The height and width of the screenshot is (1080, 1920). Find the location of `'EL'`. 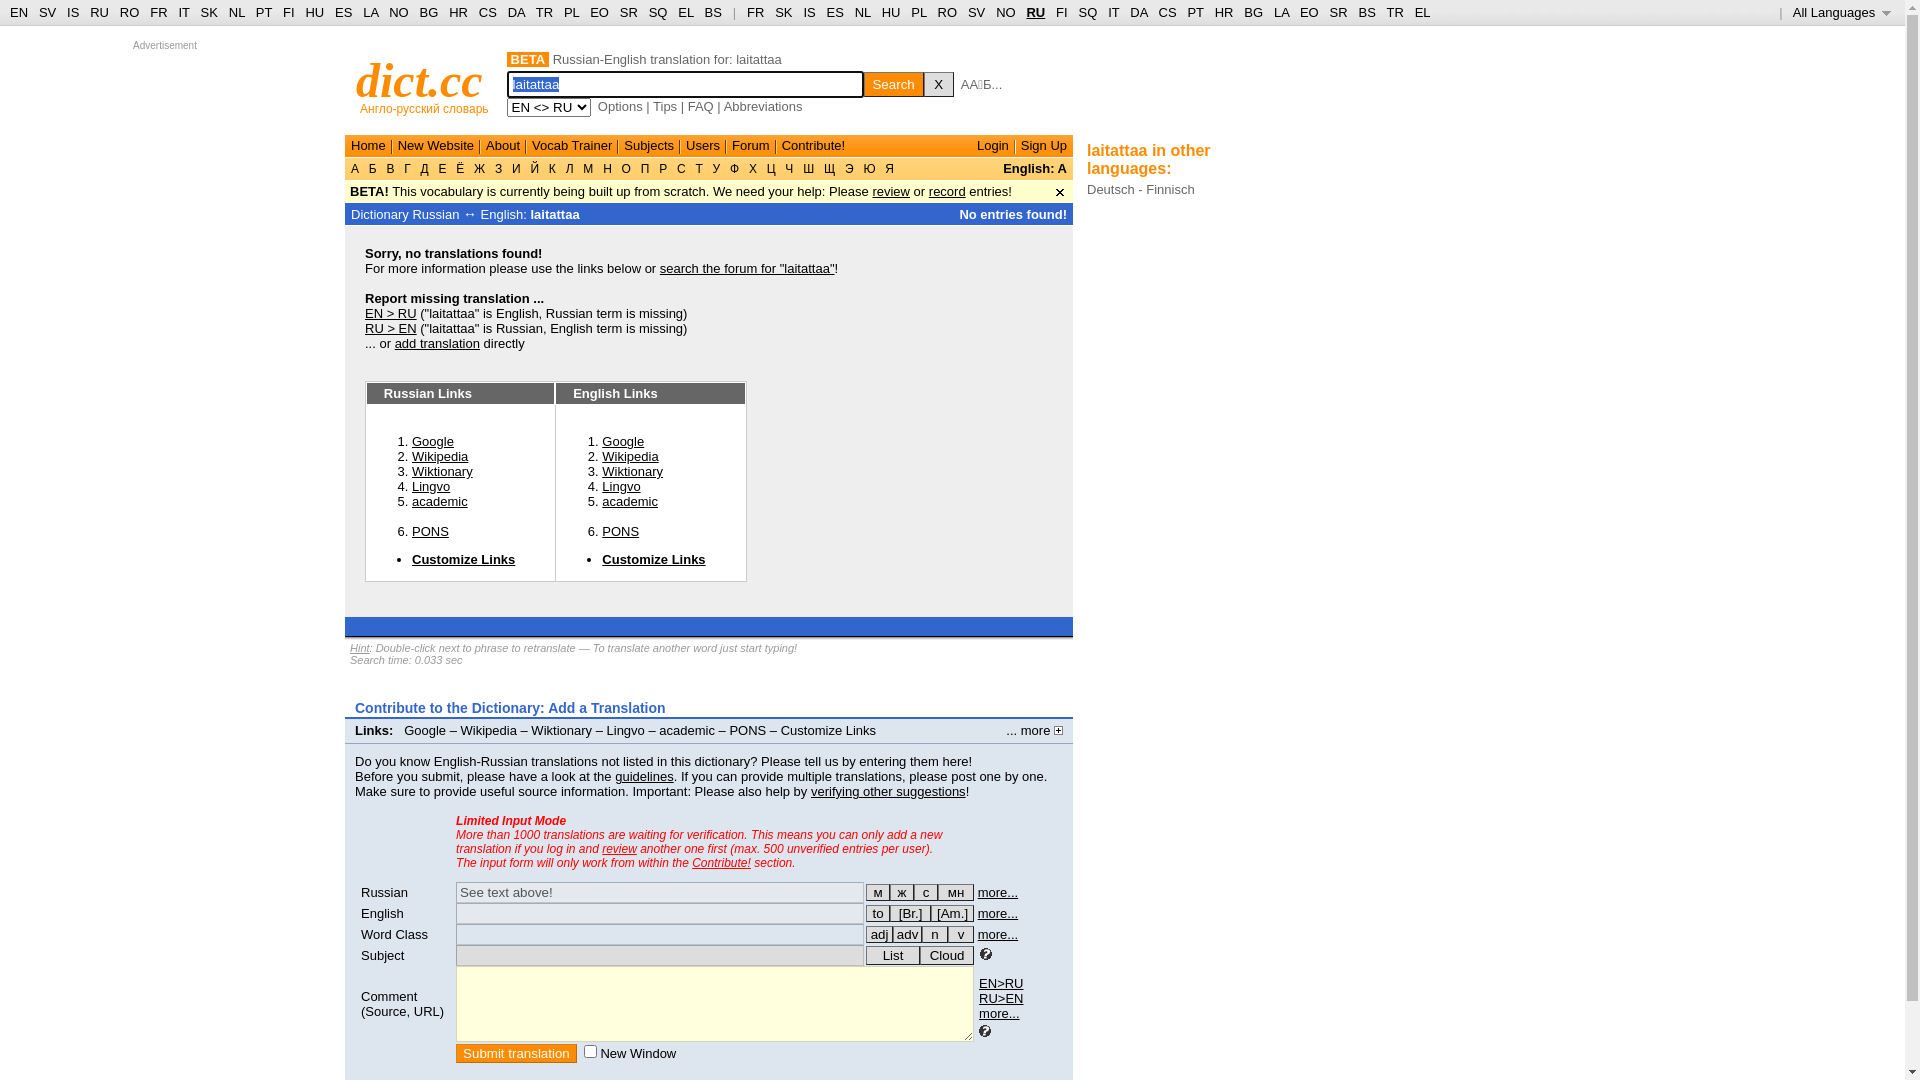

'EL' is located at coordinates (685, 12).